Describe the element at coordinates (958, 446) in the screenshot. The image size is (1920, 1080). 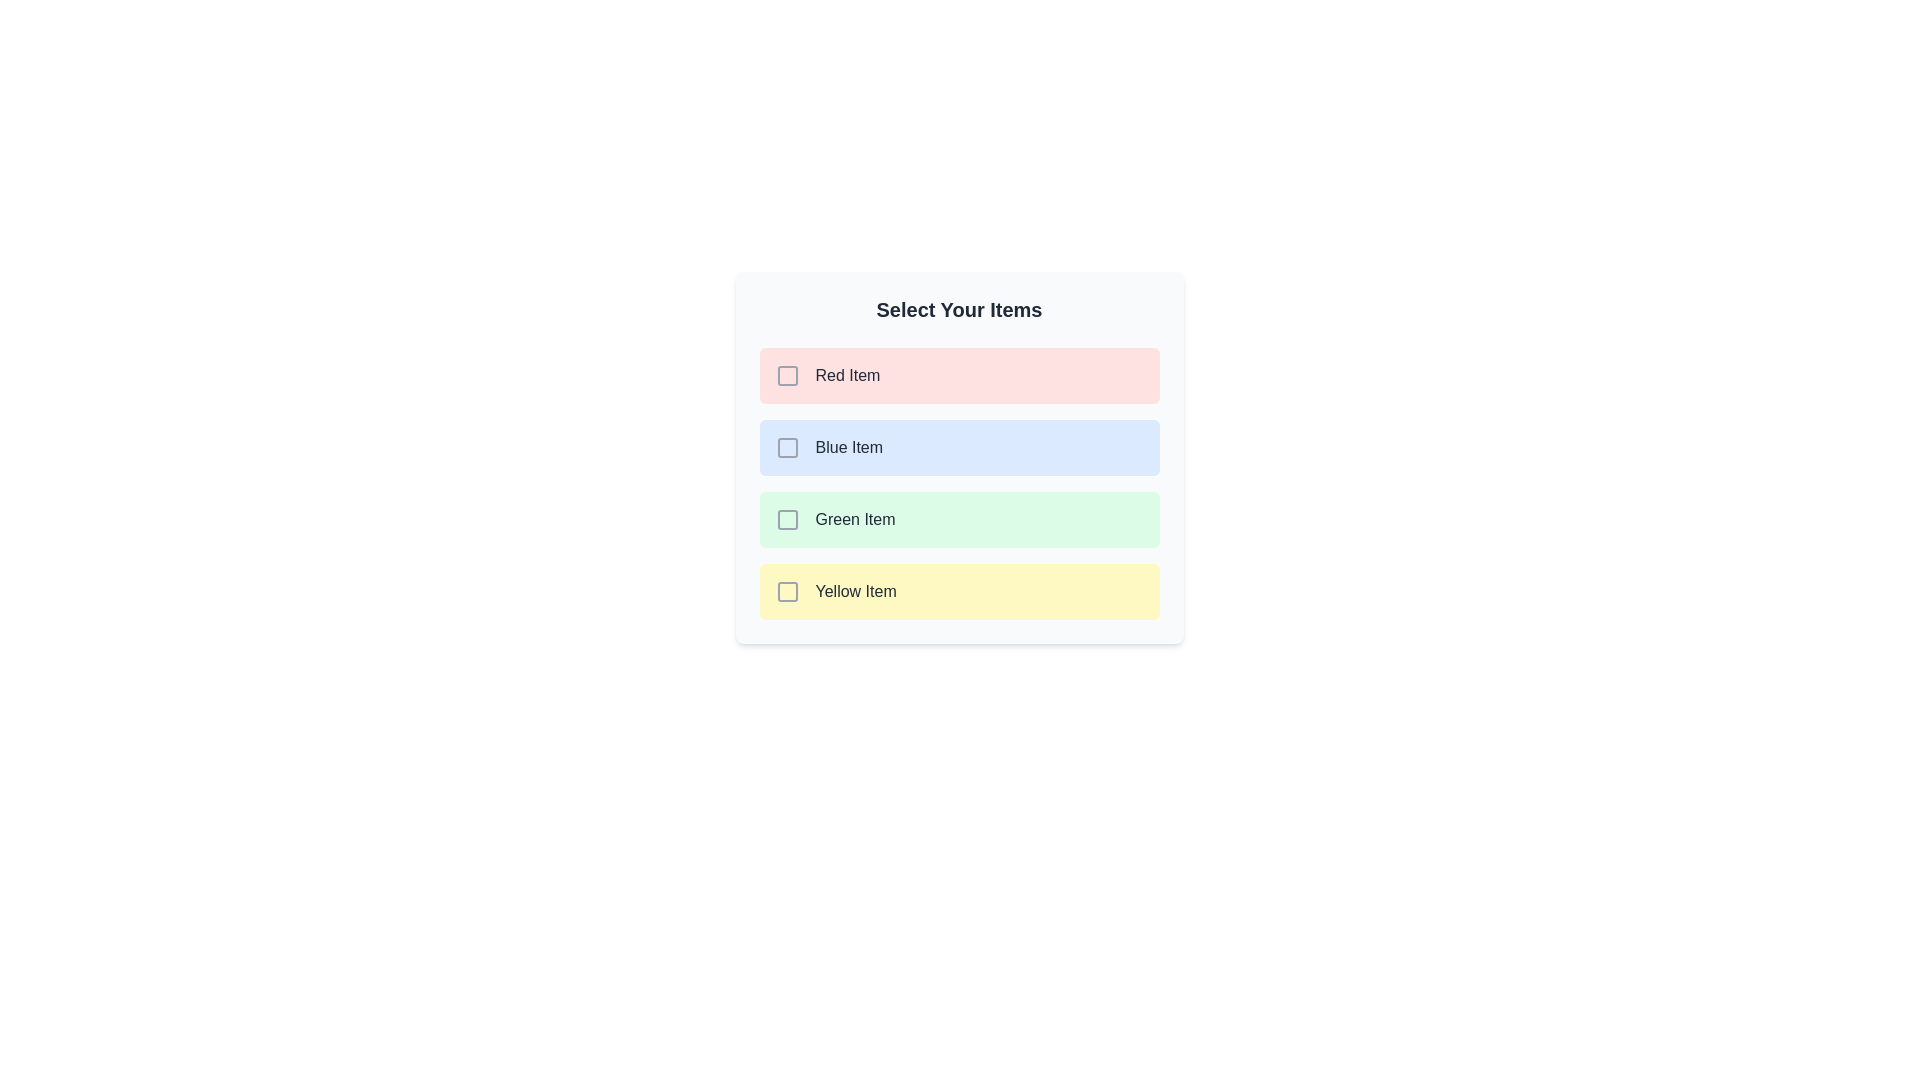
I see `the item Blue Item to observe its hover effect` at that location.